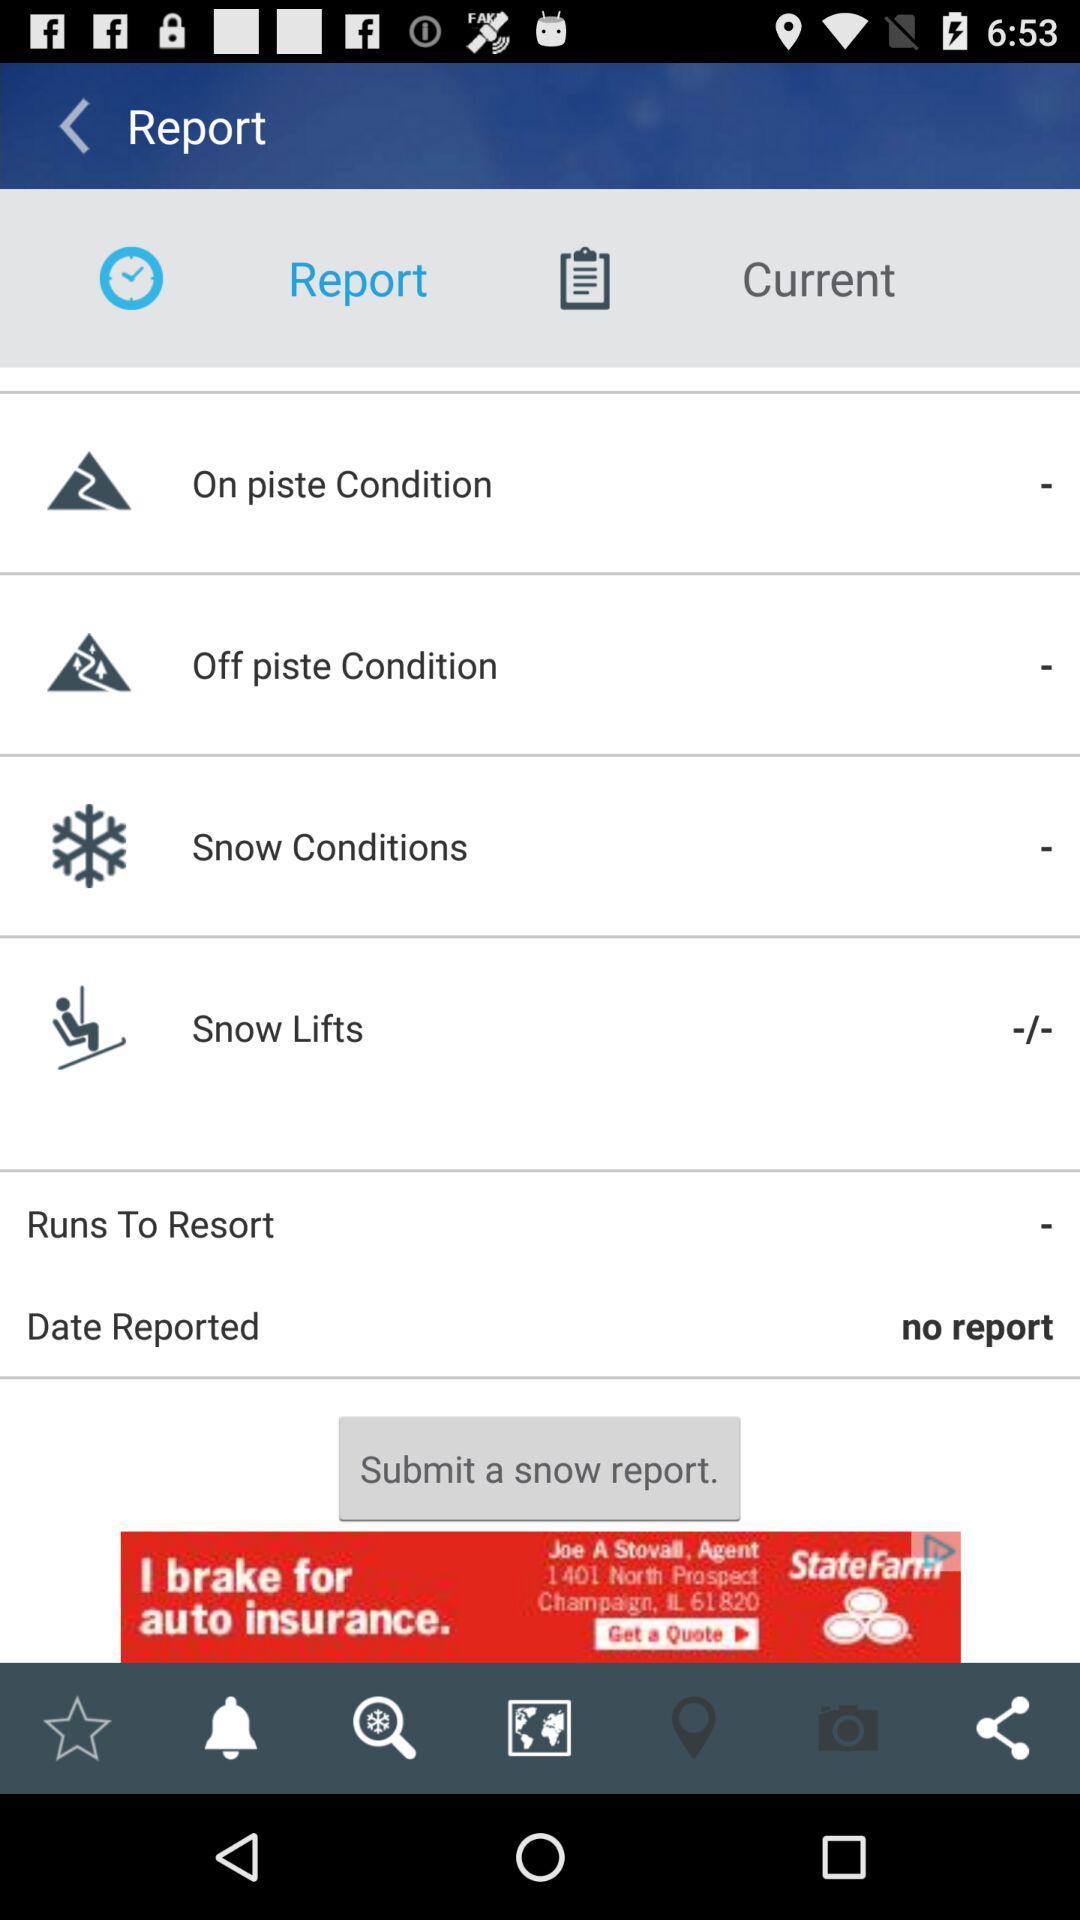 The height and width of the screenshot is (1920, 1080). Describe the element at coordinates (75, 1727) in the screenshot. I see `home page` at that location.